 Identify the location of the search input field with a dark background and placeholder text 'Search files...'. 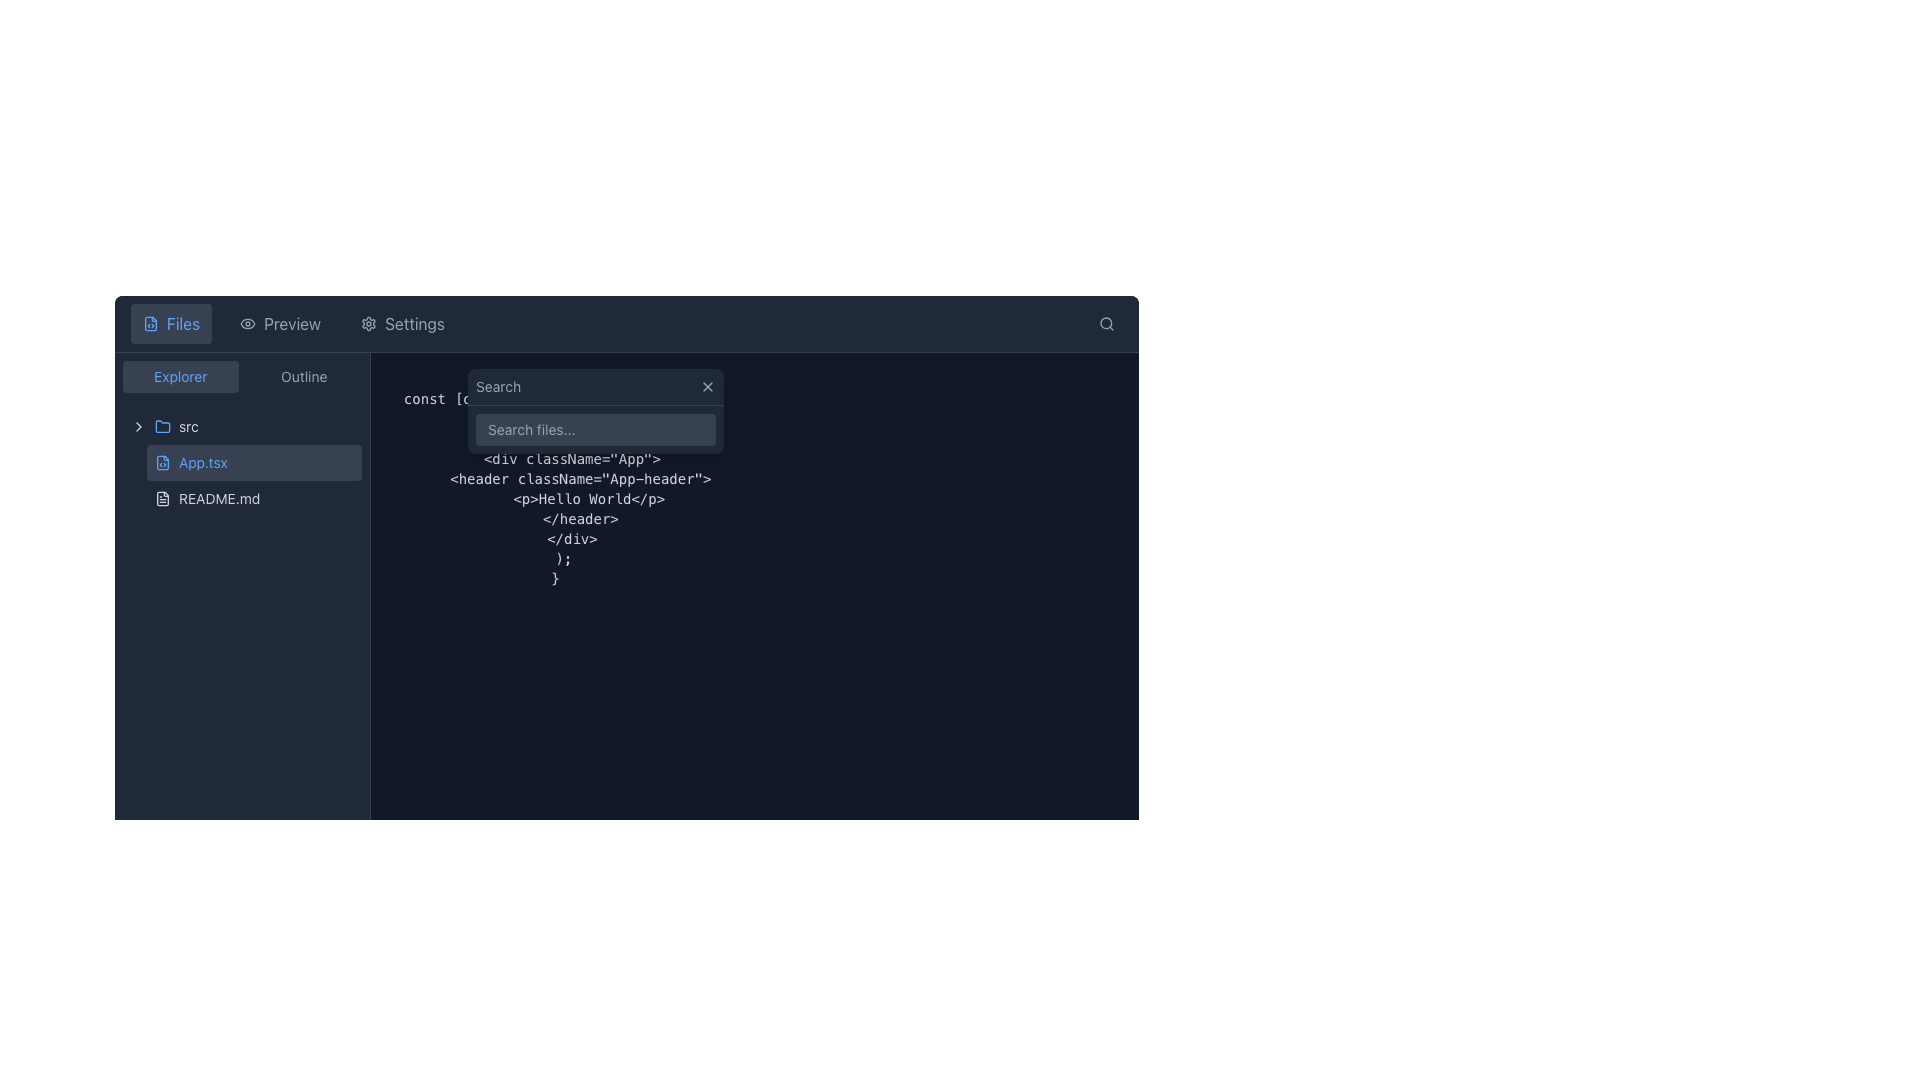
(594, 410).